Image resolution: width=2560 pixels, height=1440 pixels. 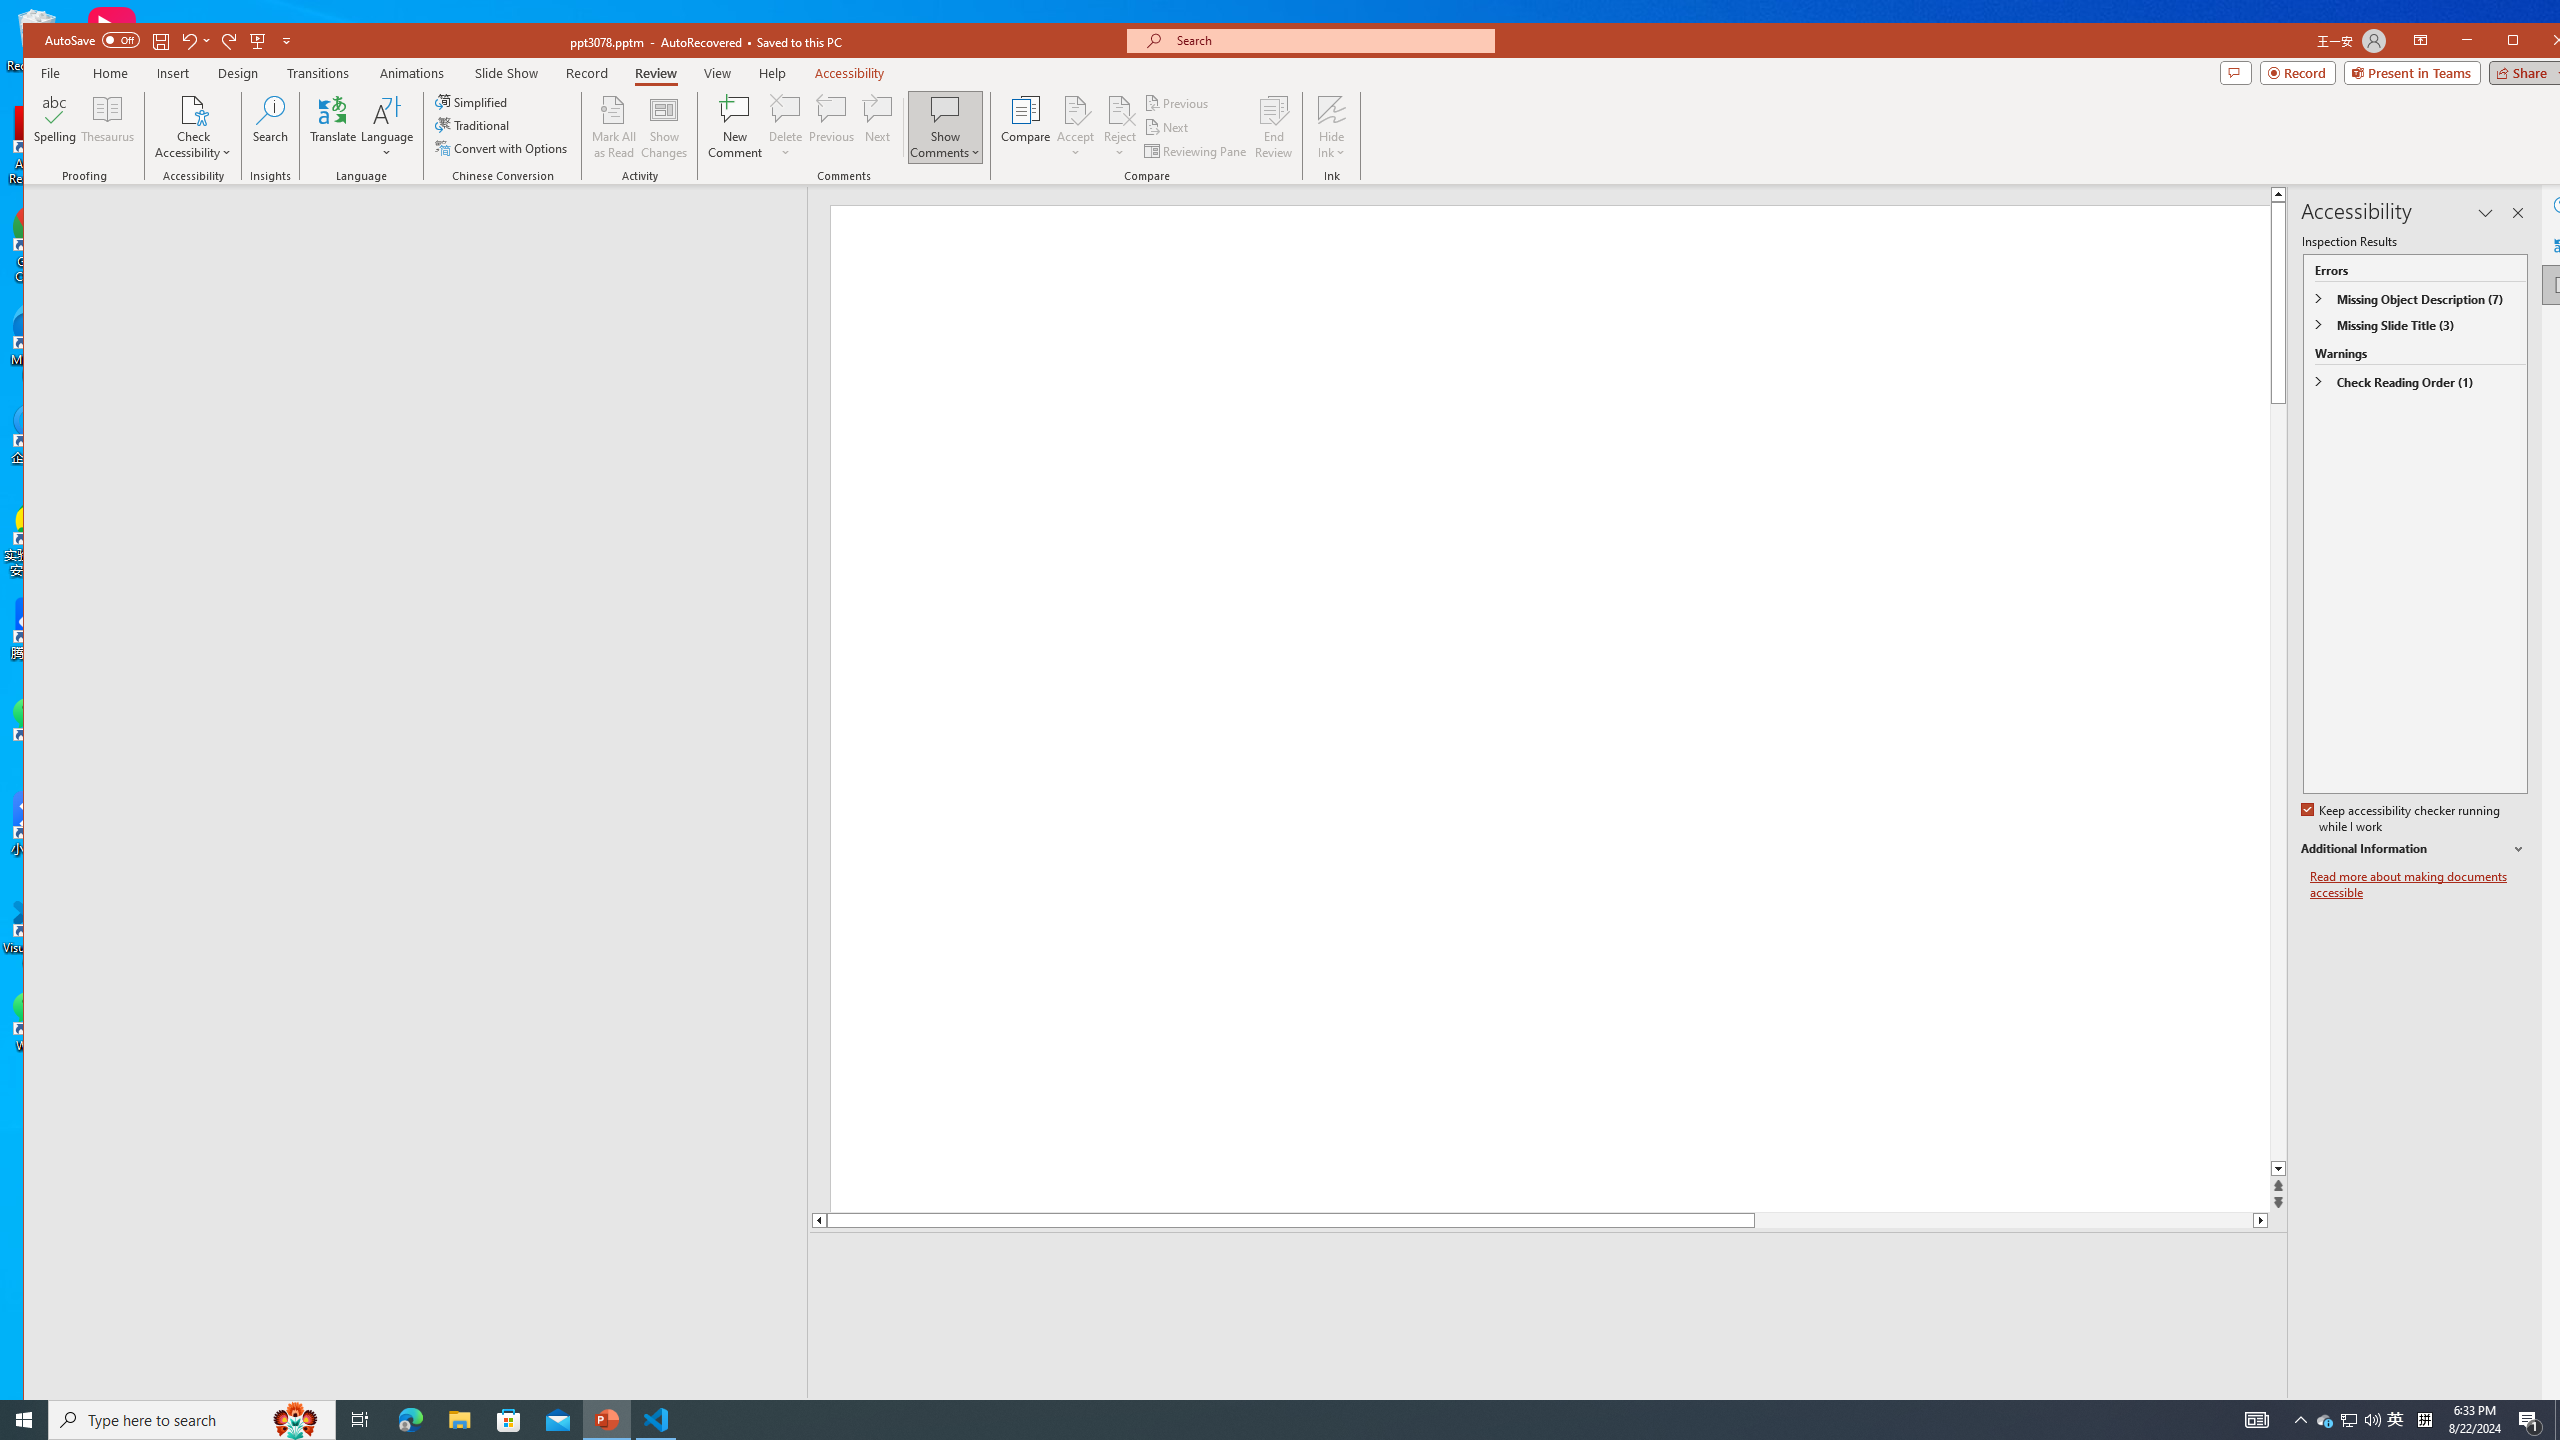 What do you see at coordinates (735, 126) in the screenshot?
I see `'New Comment'` at bounding box center [735, 126].